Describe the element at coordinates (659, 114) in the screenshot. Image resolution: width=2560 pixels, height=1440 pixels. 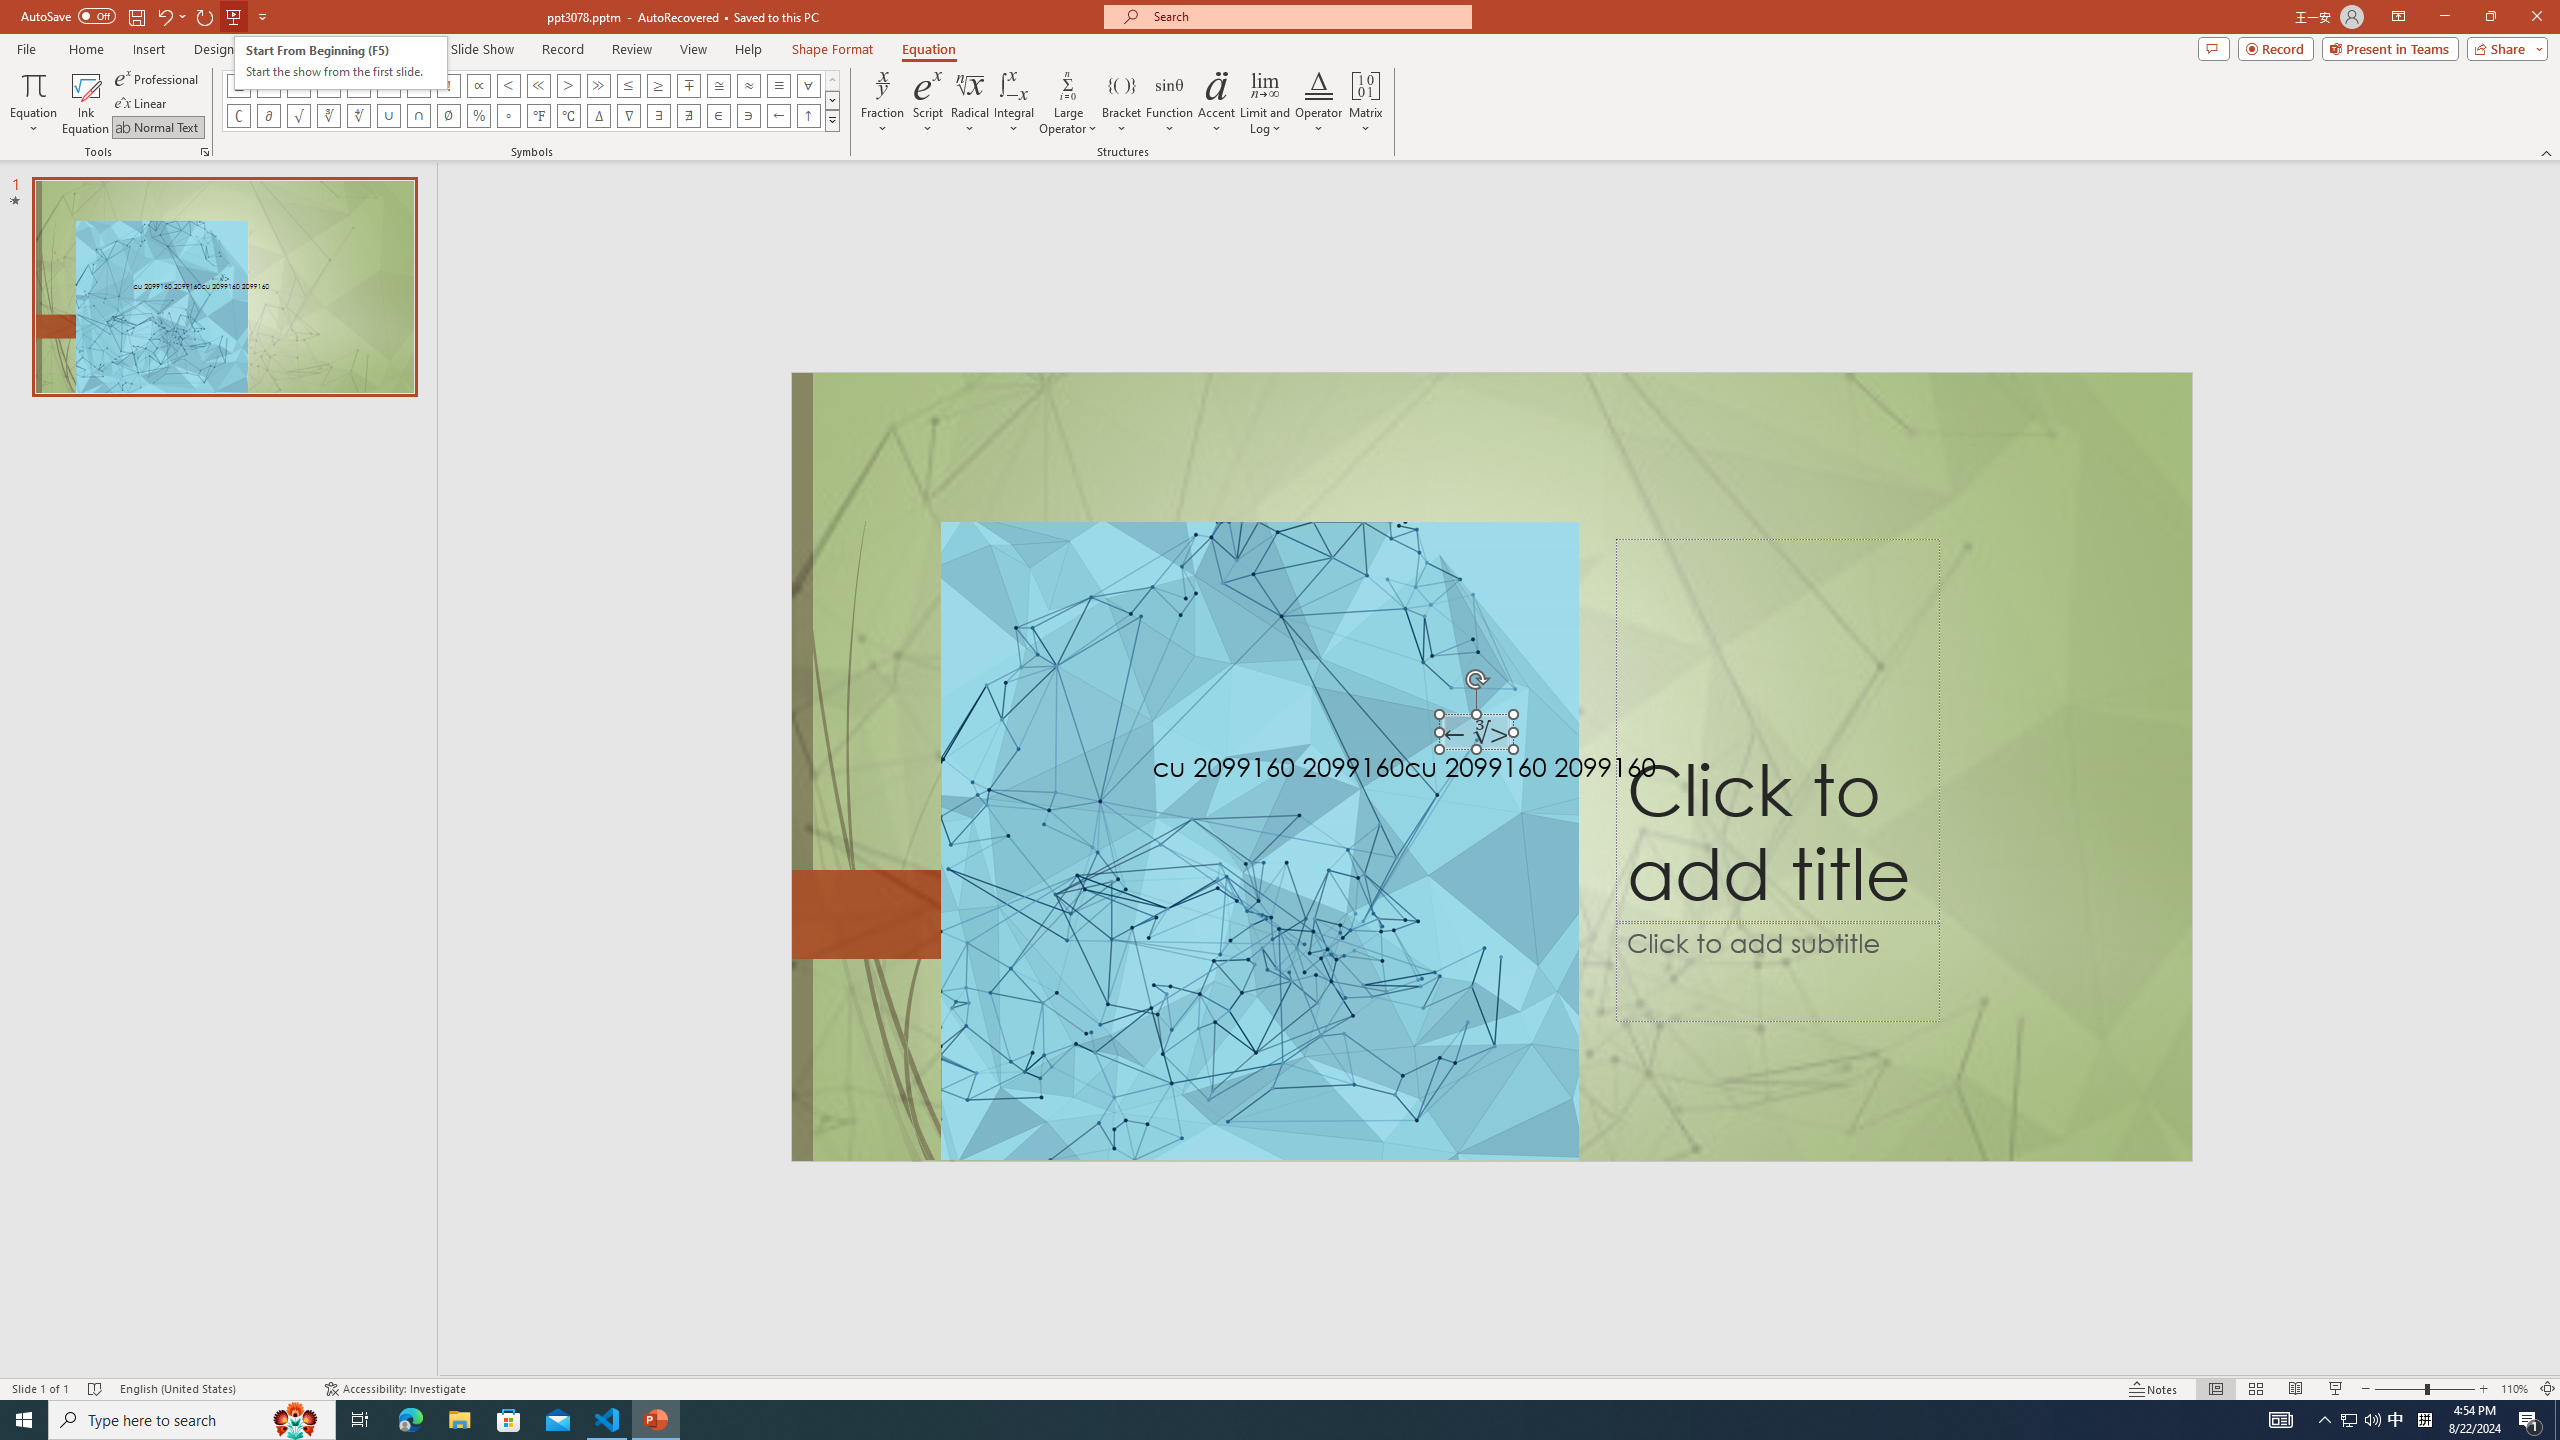
I see `'Equation Symbol There Exists'` at that location.